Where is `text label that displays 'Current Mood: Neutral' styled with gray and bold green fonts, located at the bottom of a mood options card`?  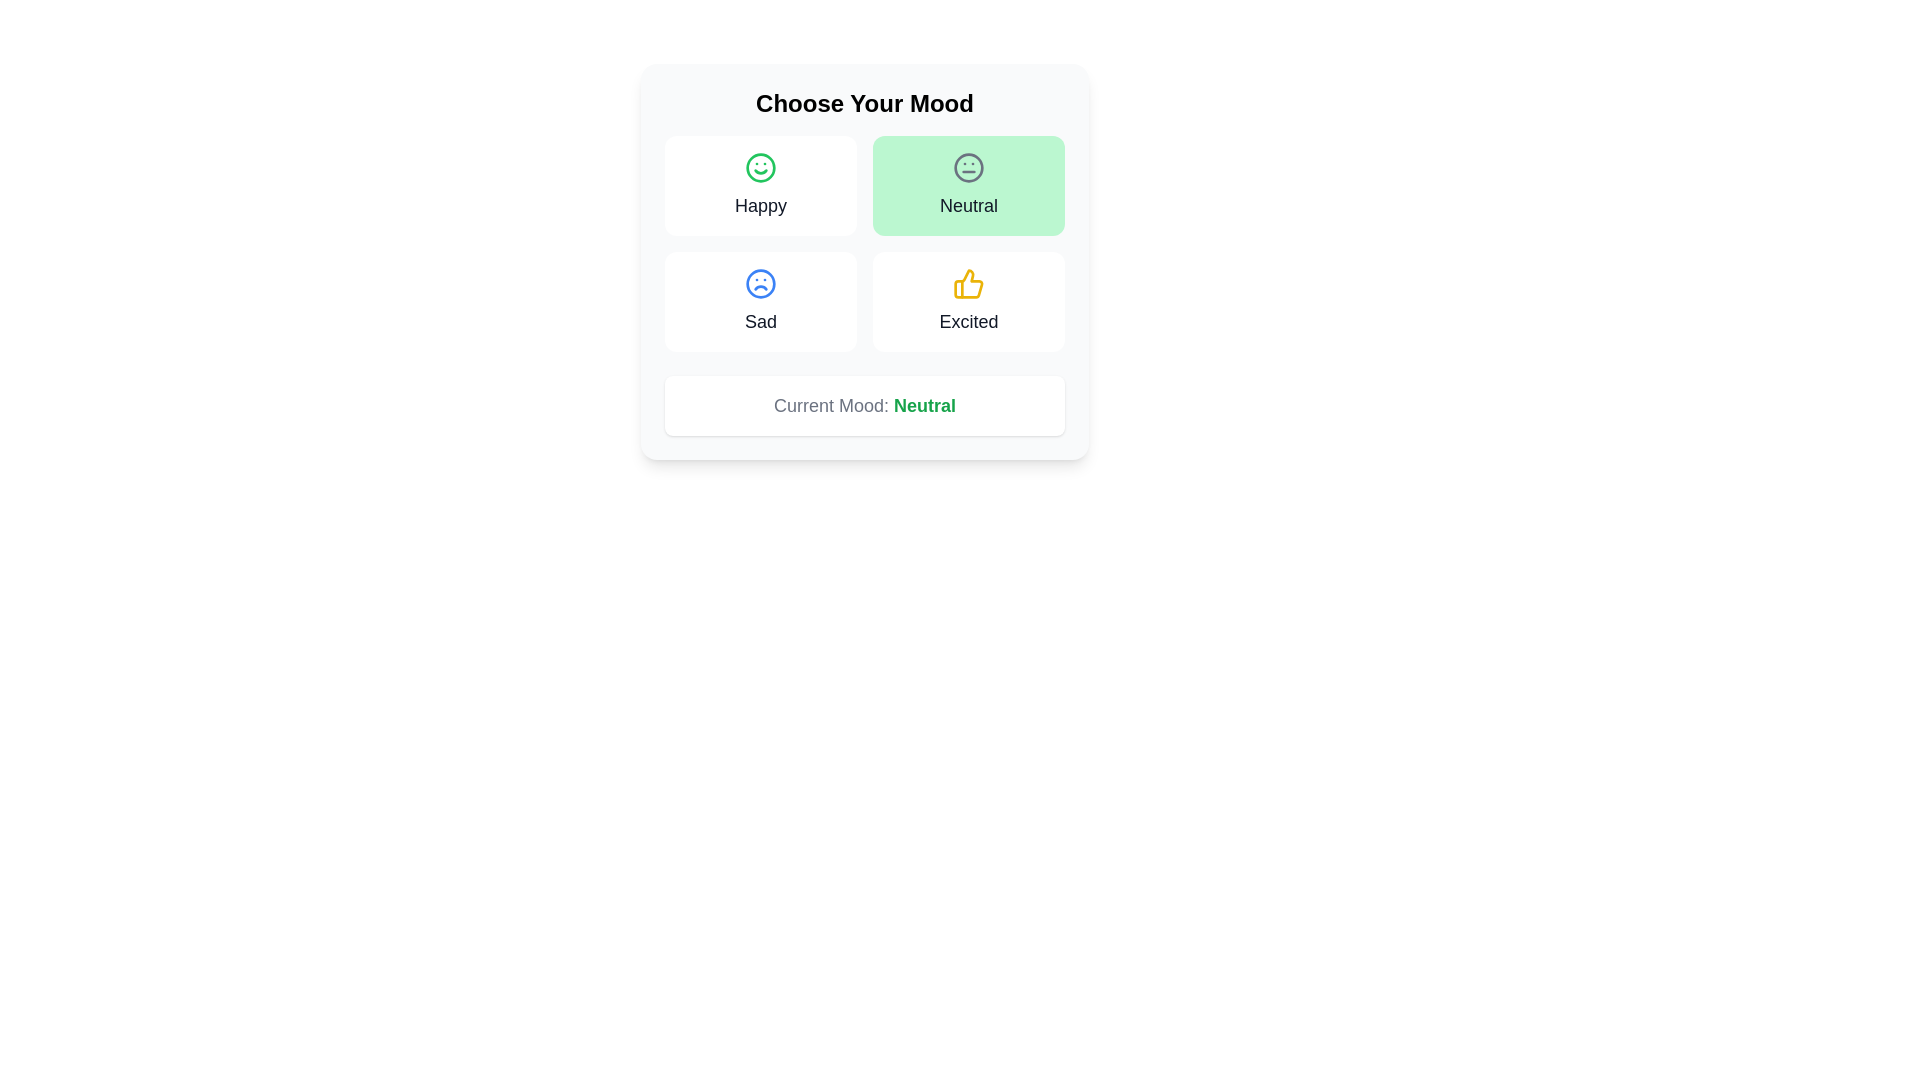
text label that displays 'Current Mood: Neutral' styled with gray and bold green fonts, located at the bottom of a mood options card is located at coordinates (864, 405).